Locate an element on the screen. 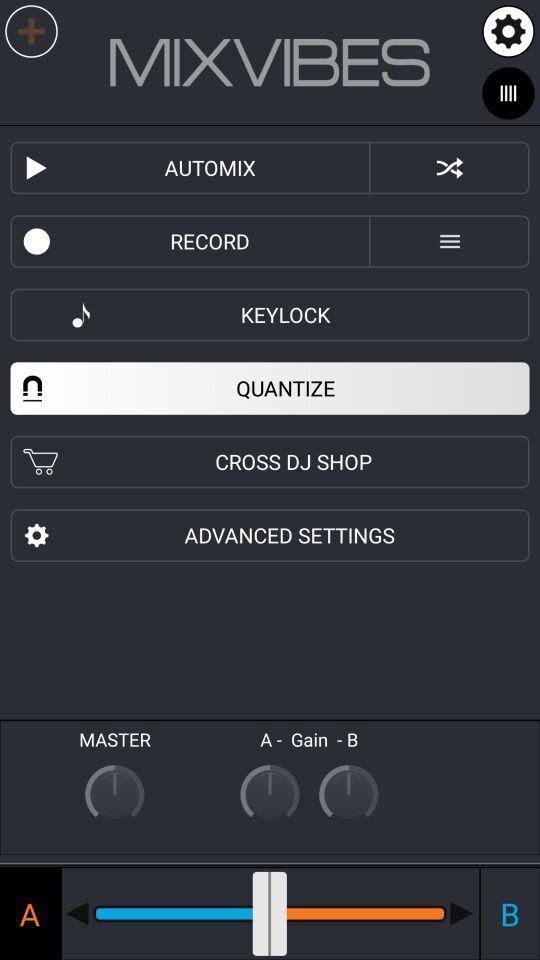  the menu icon is located at coordinates (449, 240).